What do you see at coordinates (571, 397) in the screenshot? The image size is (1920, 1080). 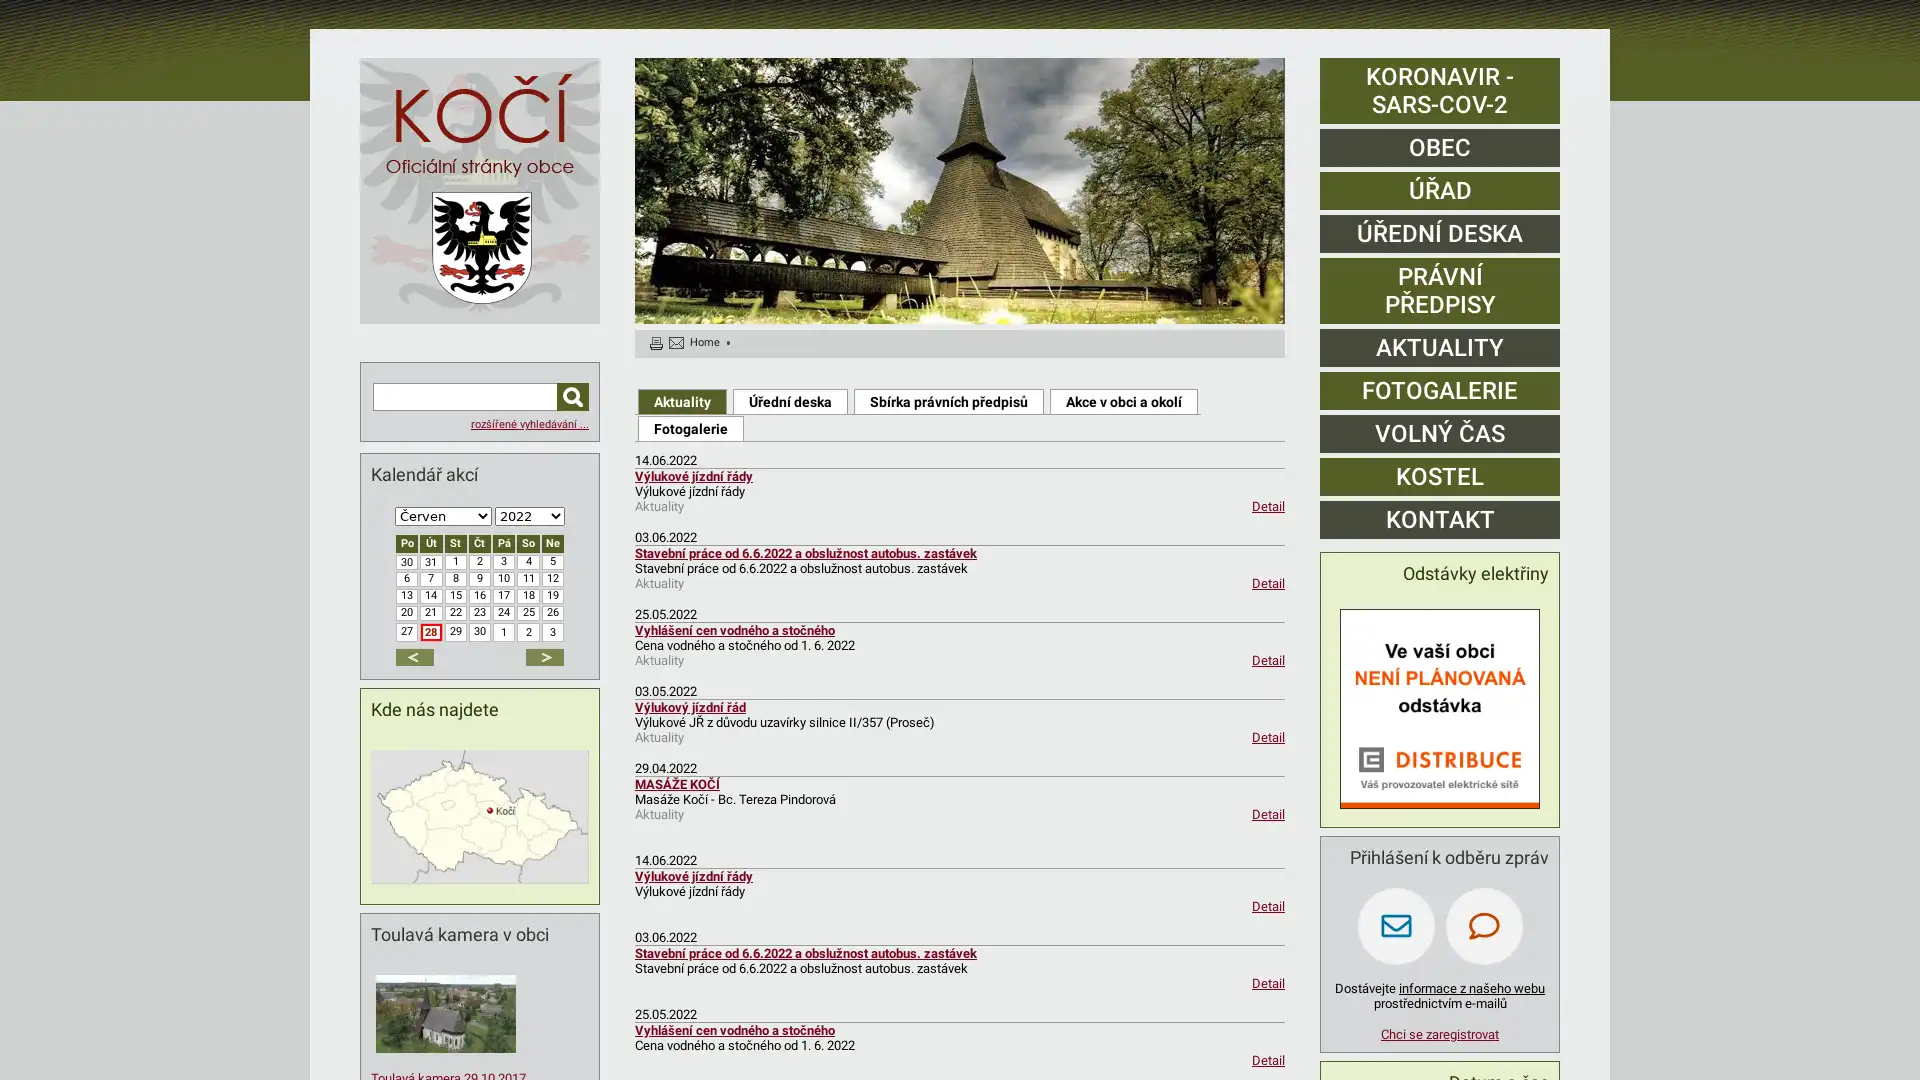 I see `Hledat` at bounding box center [571, 397].